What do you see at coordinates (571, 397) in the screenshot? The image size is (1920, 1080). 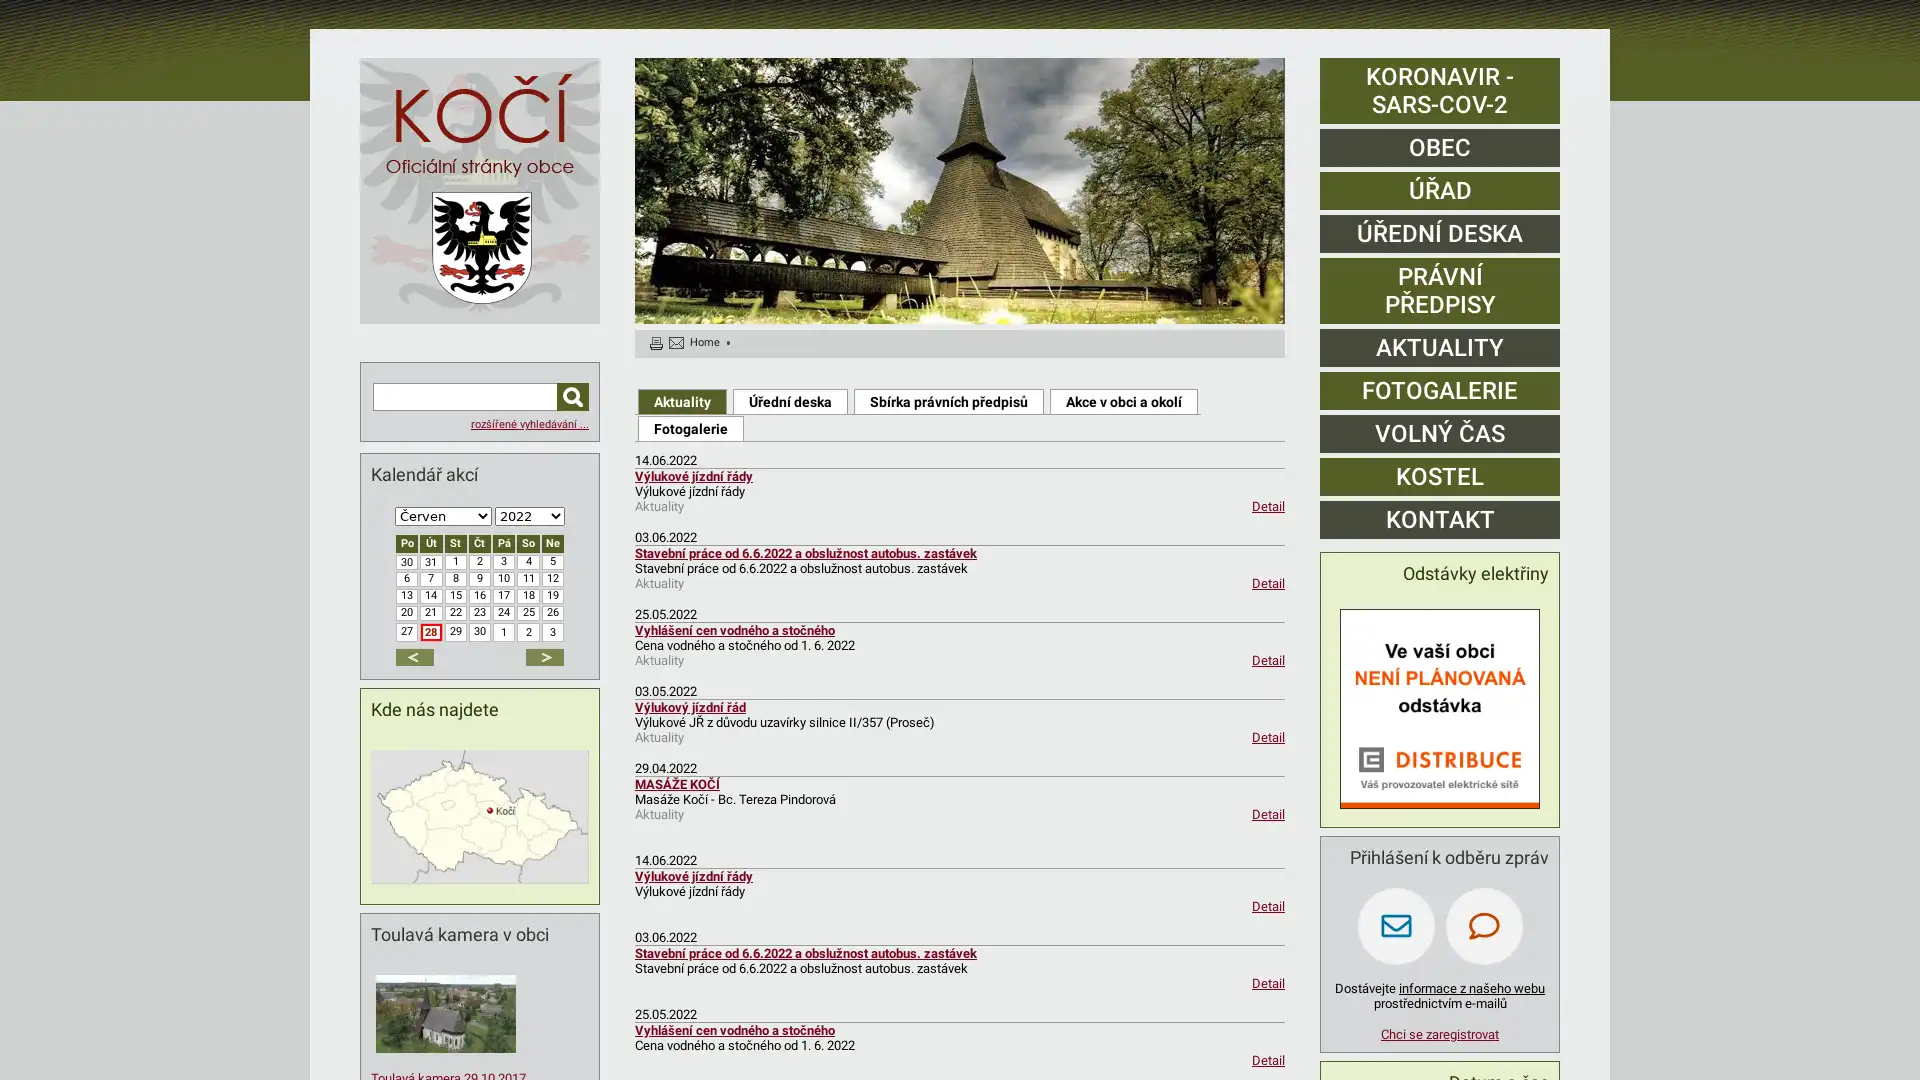 I see `Hledat` at bounding box center [571, 397].